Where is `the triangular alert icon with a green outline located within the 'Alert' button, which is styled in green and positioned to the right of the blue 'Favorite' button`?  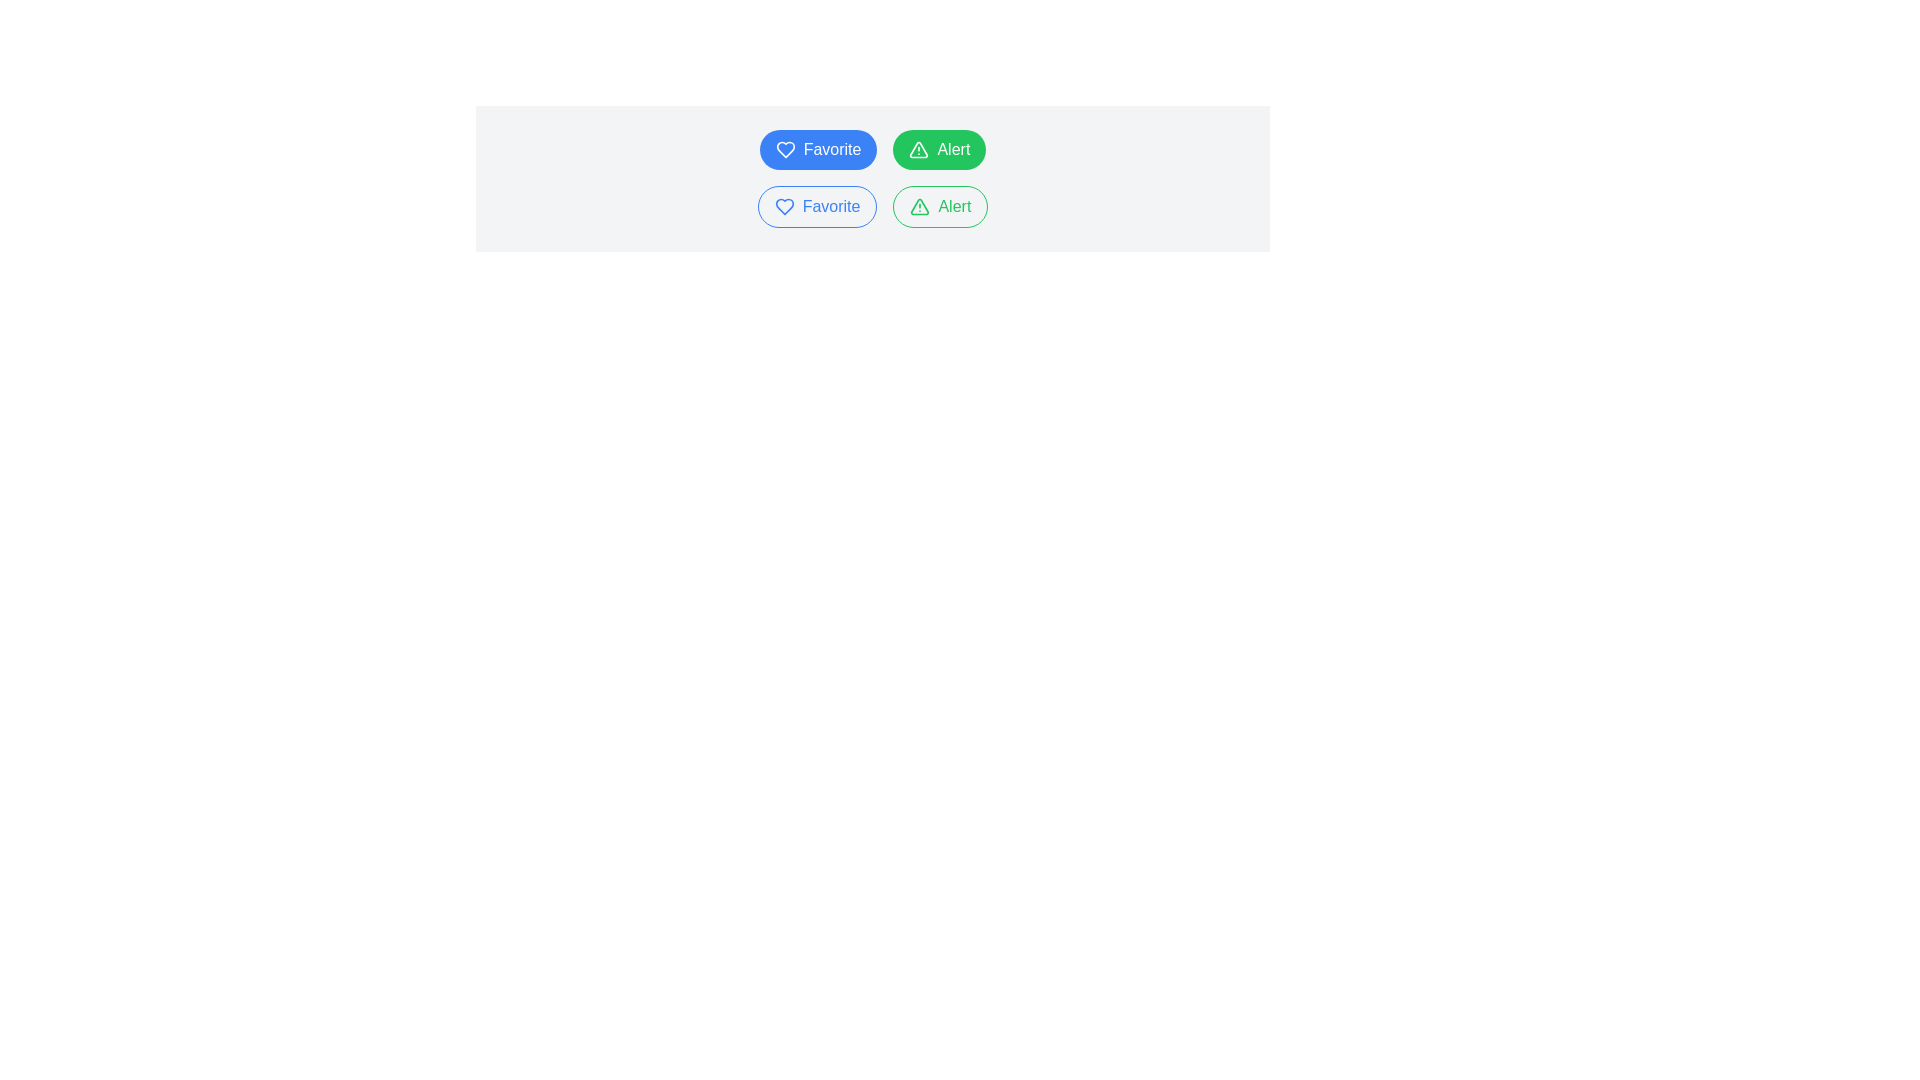
the triangular alert icon with a green outline located within the 'Alert' button, which is styled in green and positioned to the right of the blue 'Favorite' button is located at coordinates (919, 207).